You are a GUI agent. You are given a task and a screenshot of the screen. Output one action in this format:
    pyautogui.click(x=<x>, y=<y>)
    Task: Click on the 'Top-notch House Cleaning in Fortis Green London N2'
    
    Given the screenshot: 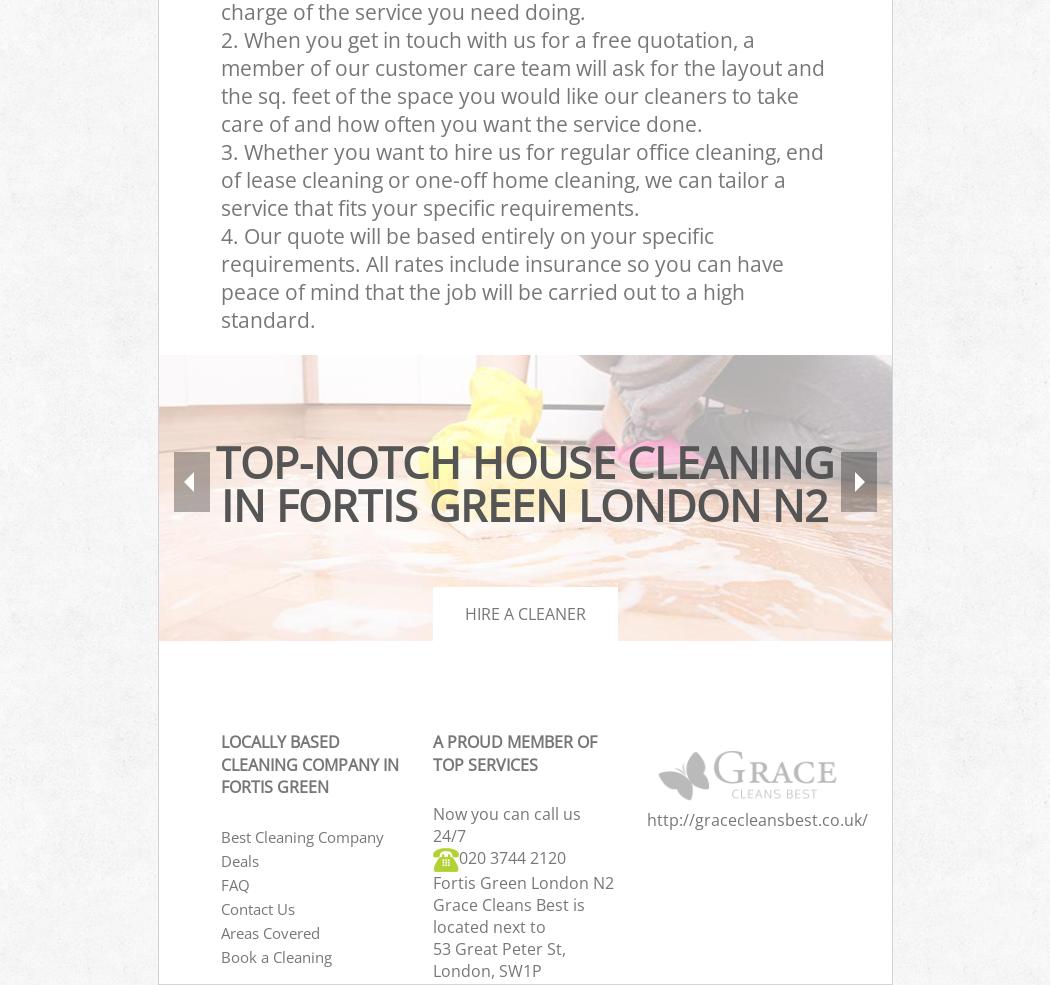 What is the action you would take?
    pyautogui.click(x=525, y=483)
    